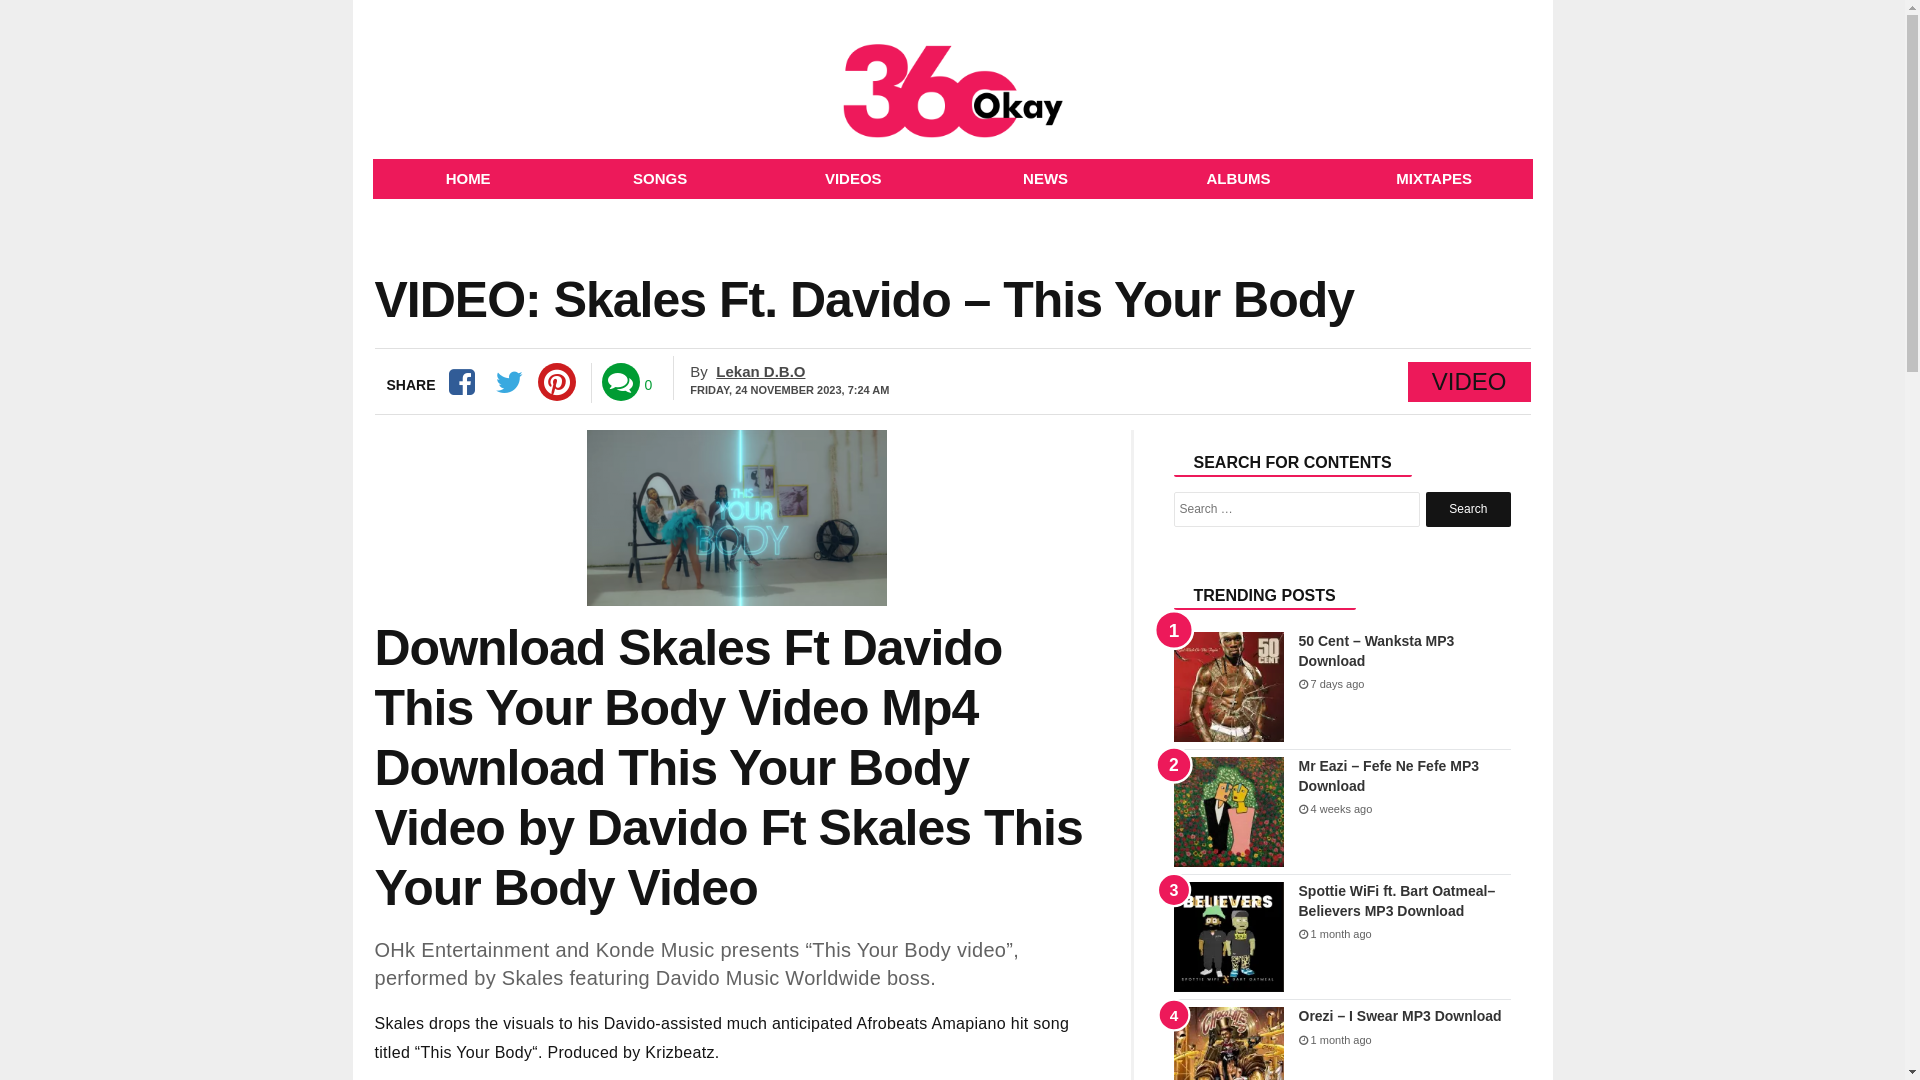 This screenshot has width=1920, height=1080. I want to click on 'pinterest', so click(537, 381).